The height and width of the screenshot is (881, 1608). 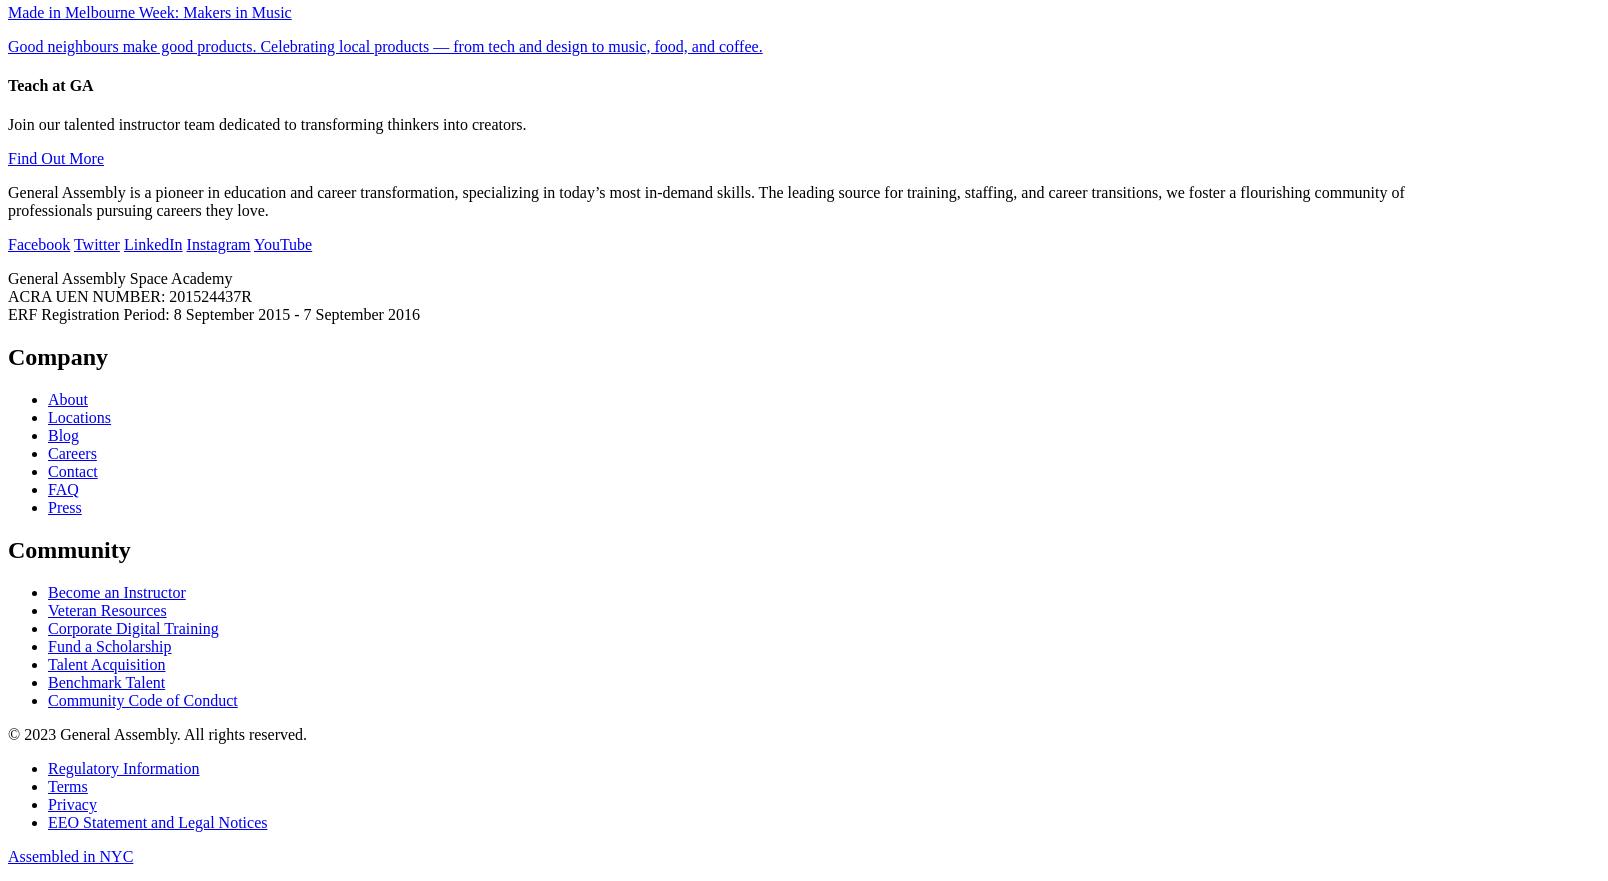 I want to click on 'ERF Registration Period: 8 September 2015 - 7 September 2016', so click(x=213, y=314).